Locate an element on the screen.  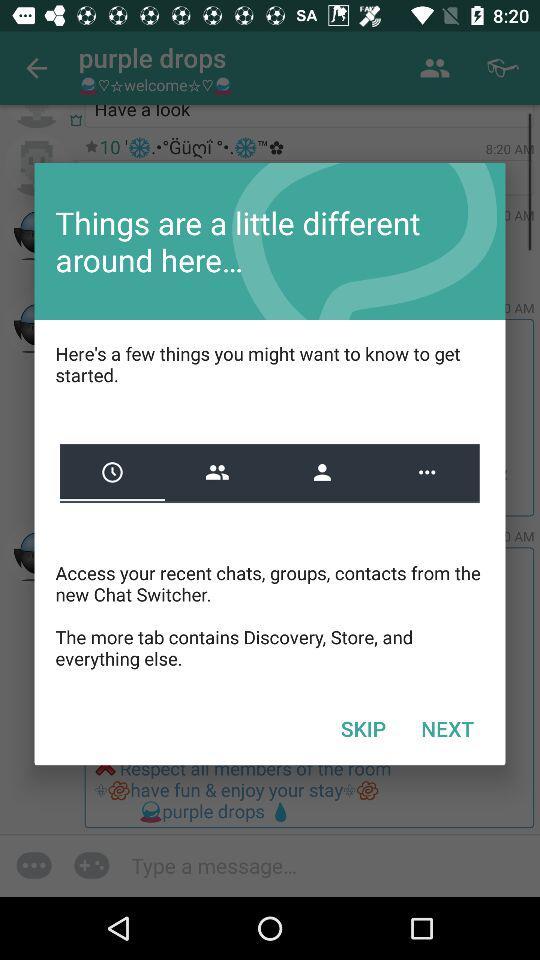
item below the access your recent icon is located at coordinates (447, 727).